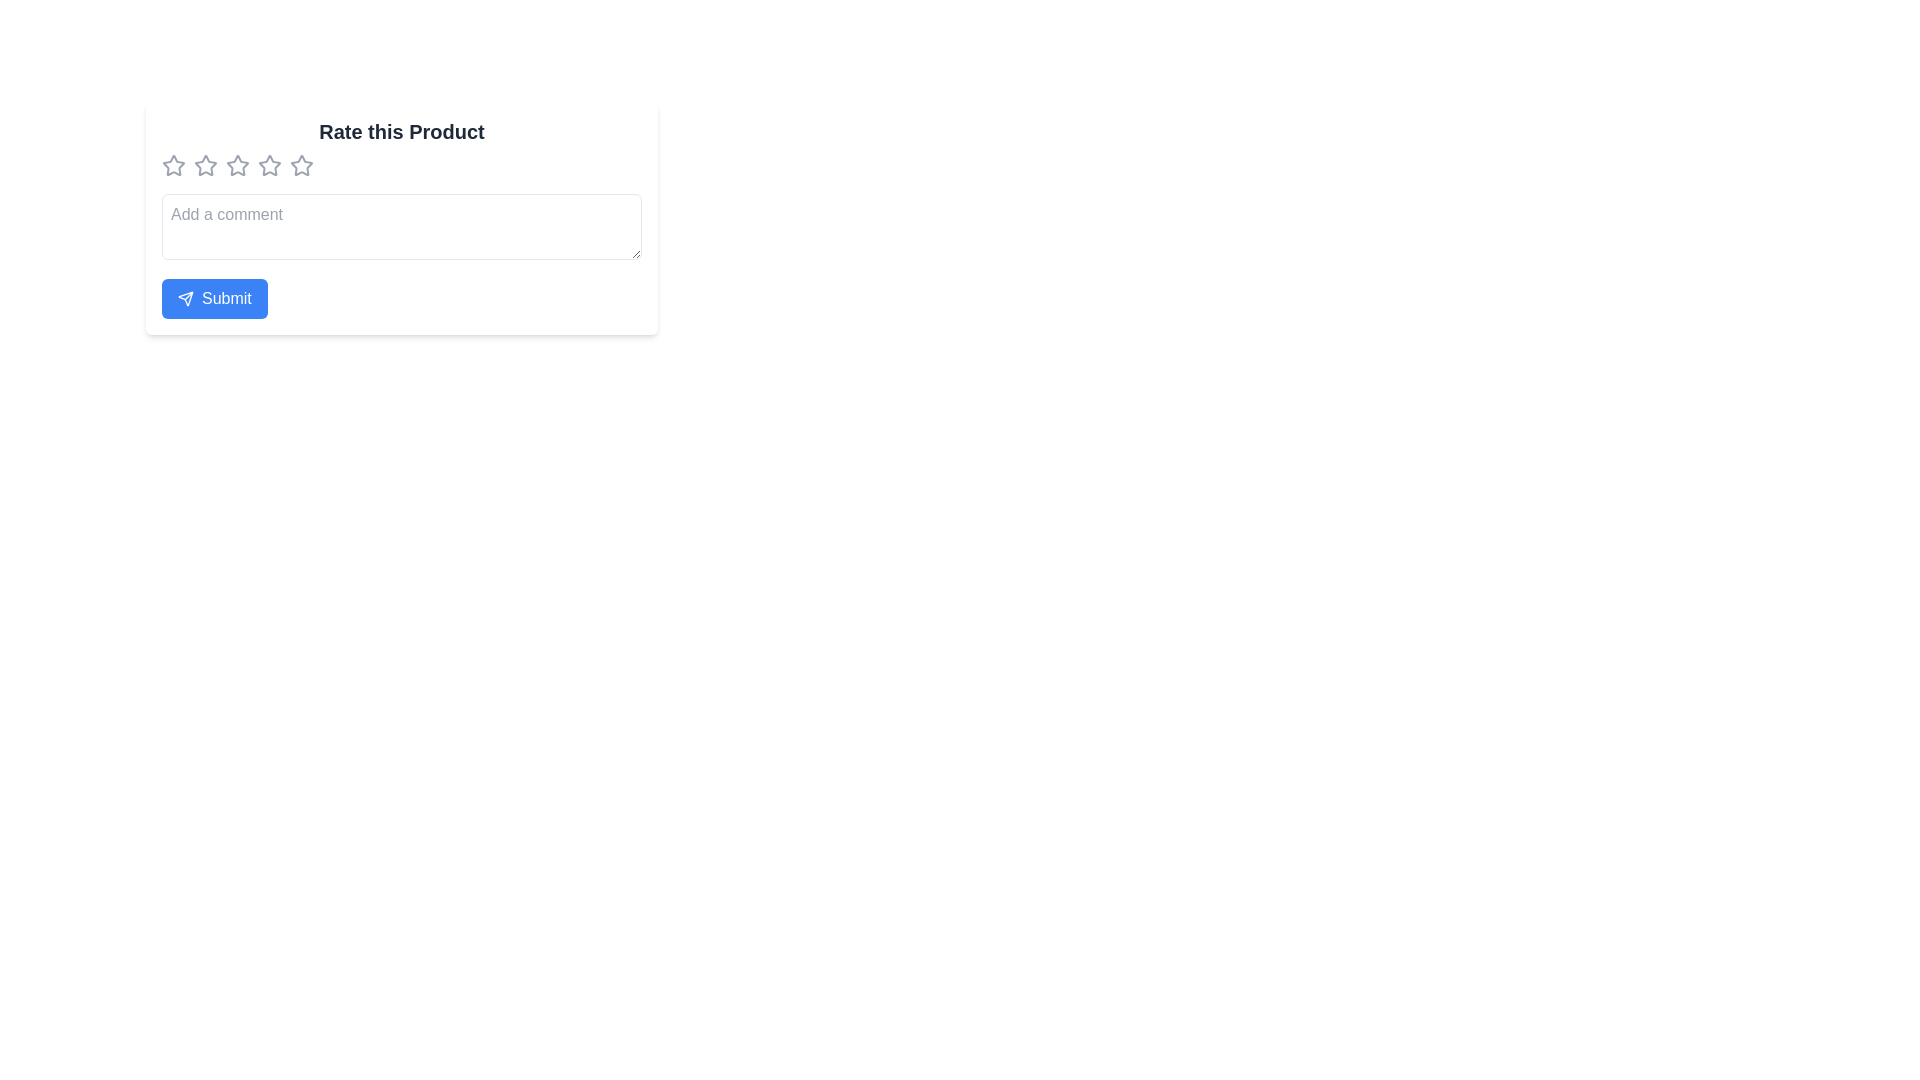  What do you see at coordinates (206, 164) in the screenshot?
I see `the second star icon in the rating system` at bounding box center [206, 164].